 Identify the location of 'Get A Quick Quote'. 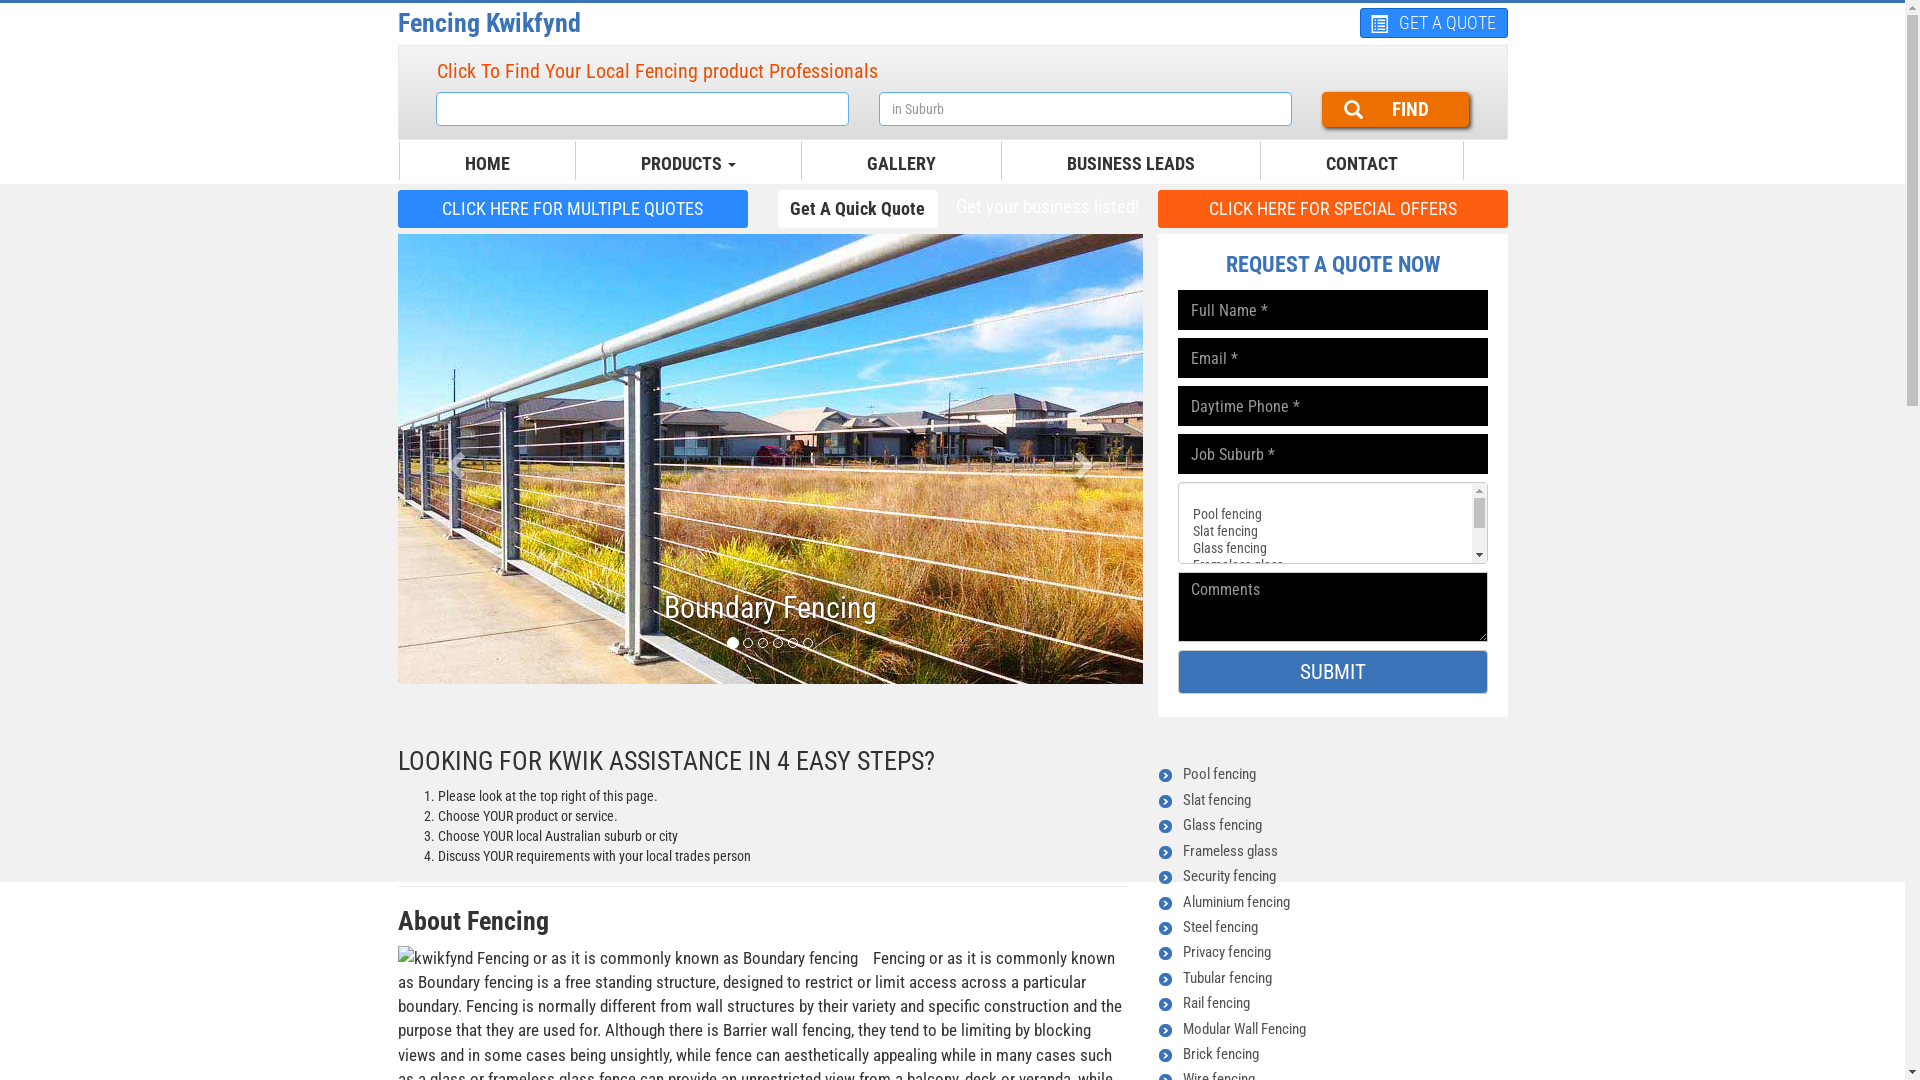
(858, 208).